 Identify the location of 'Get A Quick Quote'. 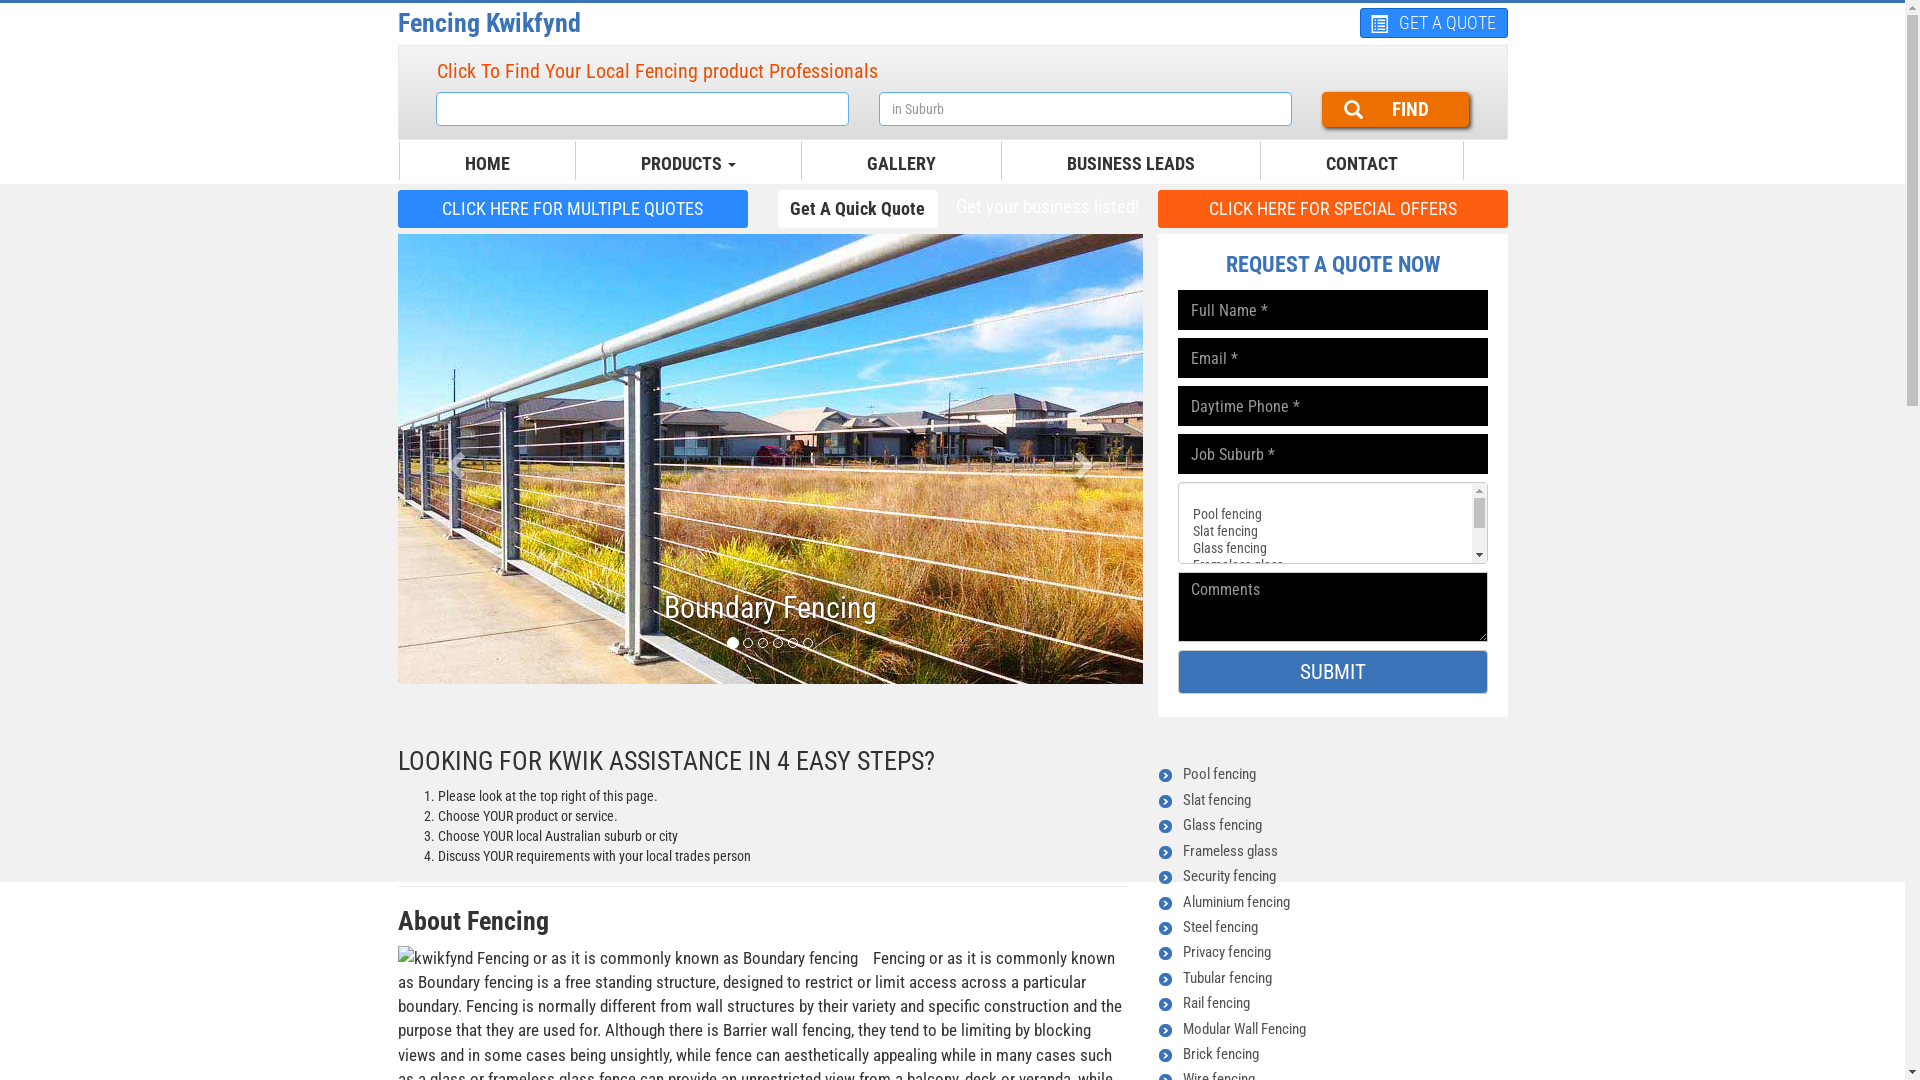
(858, 208).